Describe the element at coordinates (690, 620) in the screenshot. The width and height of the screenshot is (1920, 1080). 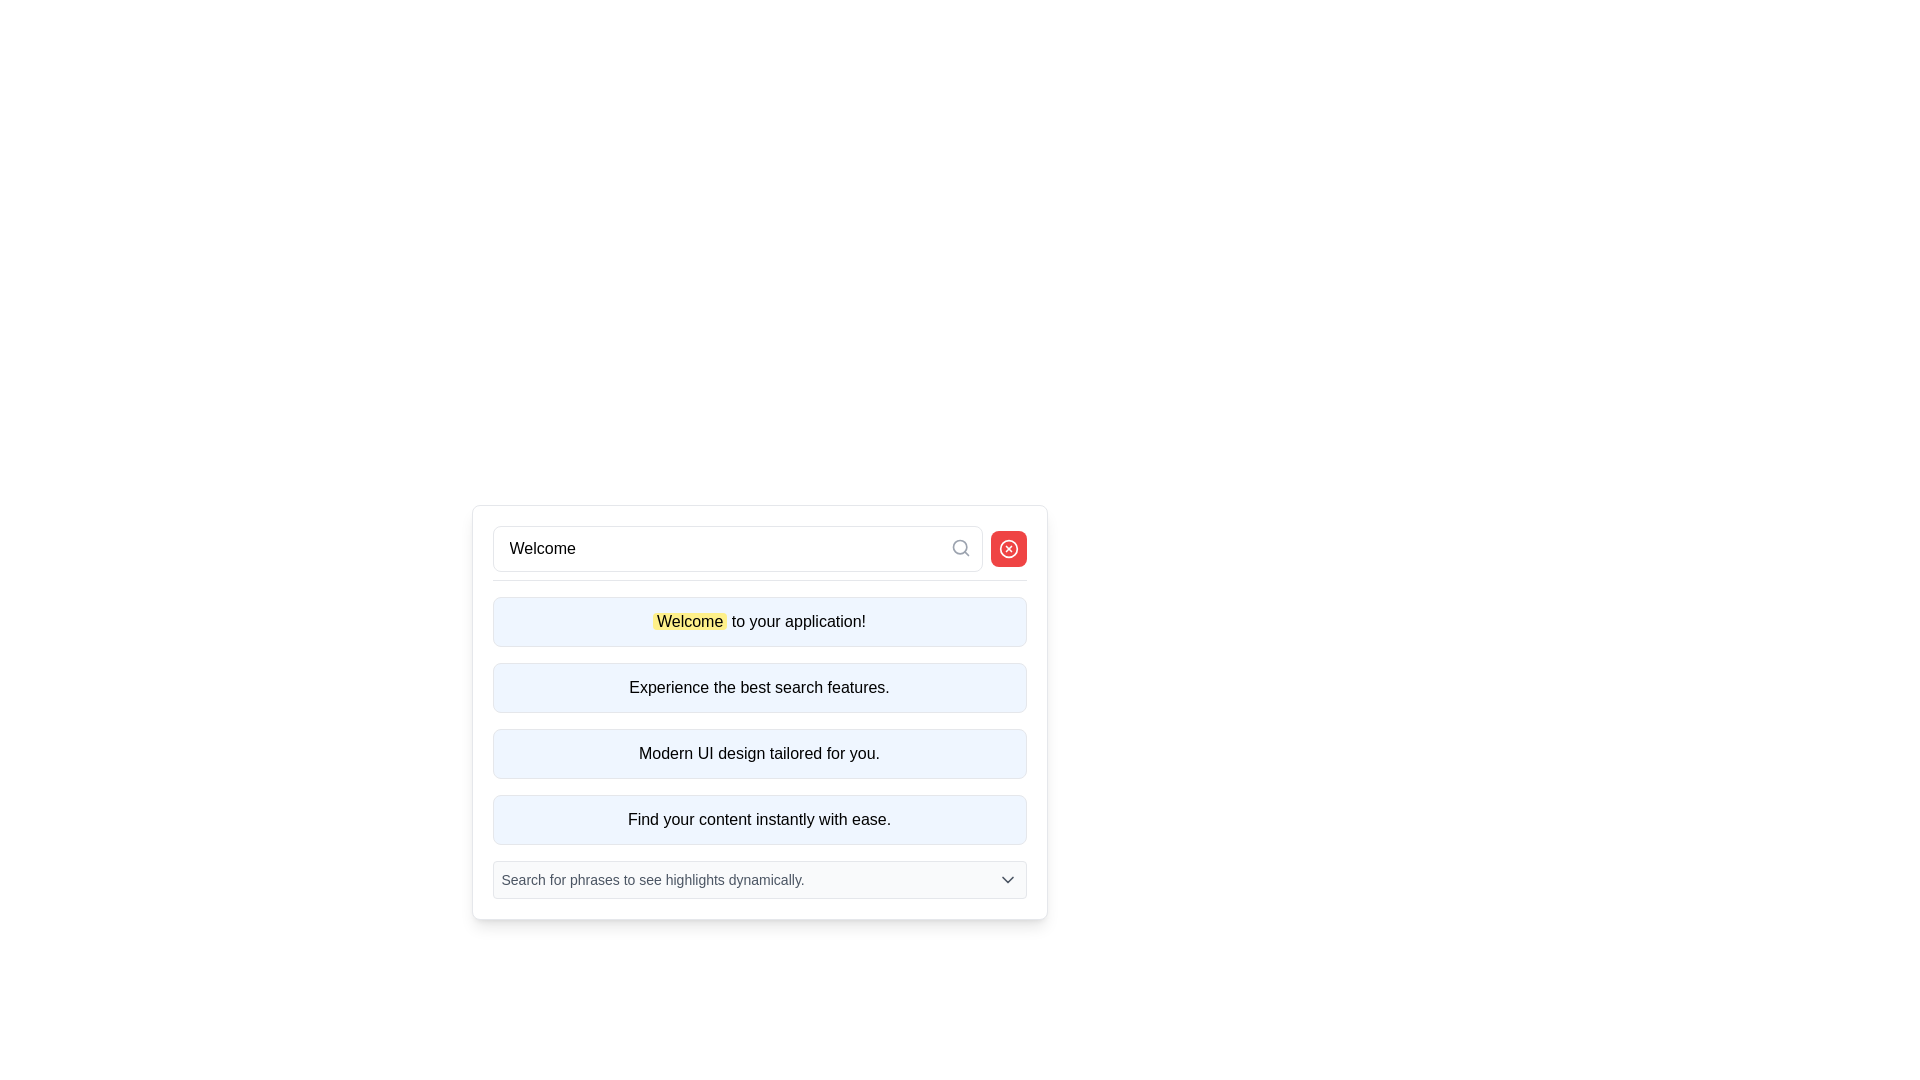
I see `the text label that serves as a greeting within the introductory sentence, styled with a yellow background and located below the search input` at that location.